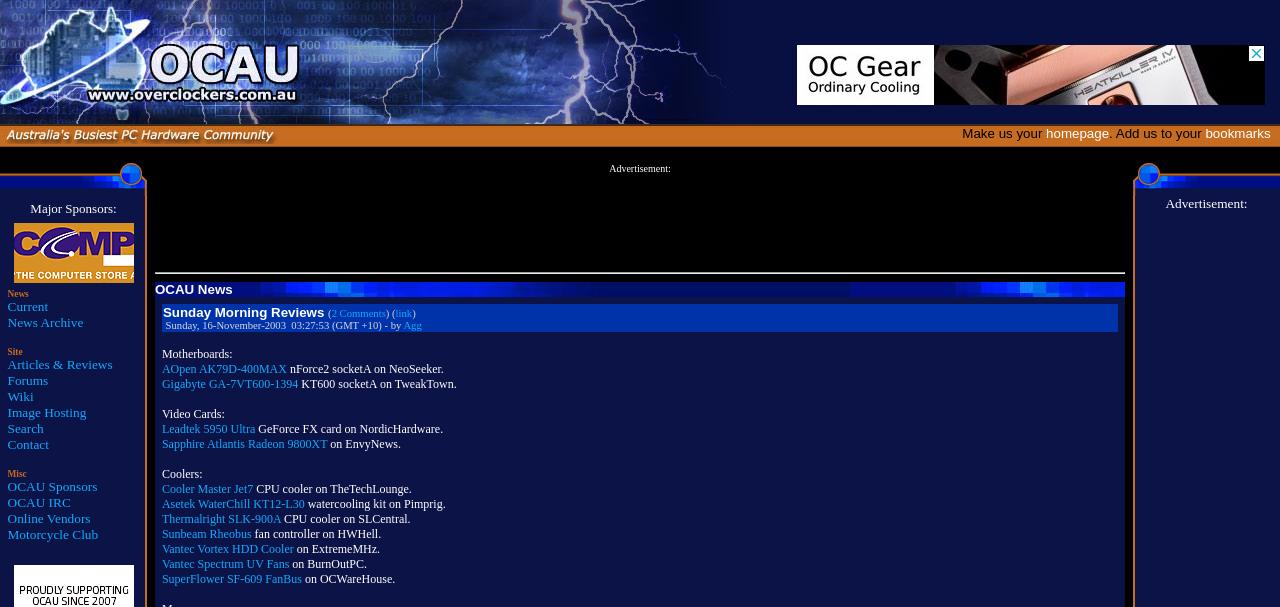 The height and width of the screenshot is (607, 1280). I want to click on 'bookmarks', so click(1240, 132).